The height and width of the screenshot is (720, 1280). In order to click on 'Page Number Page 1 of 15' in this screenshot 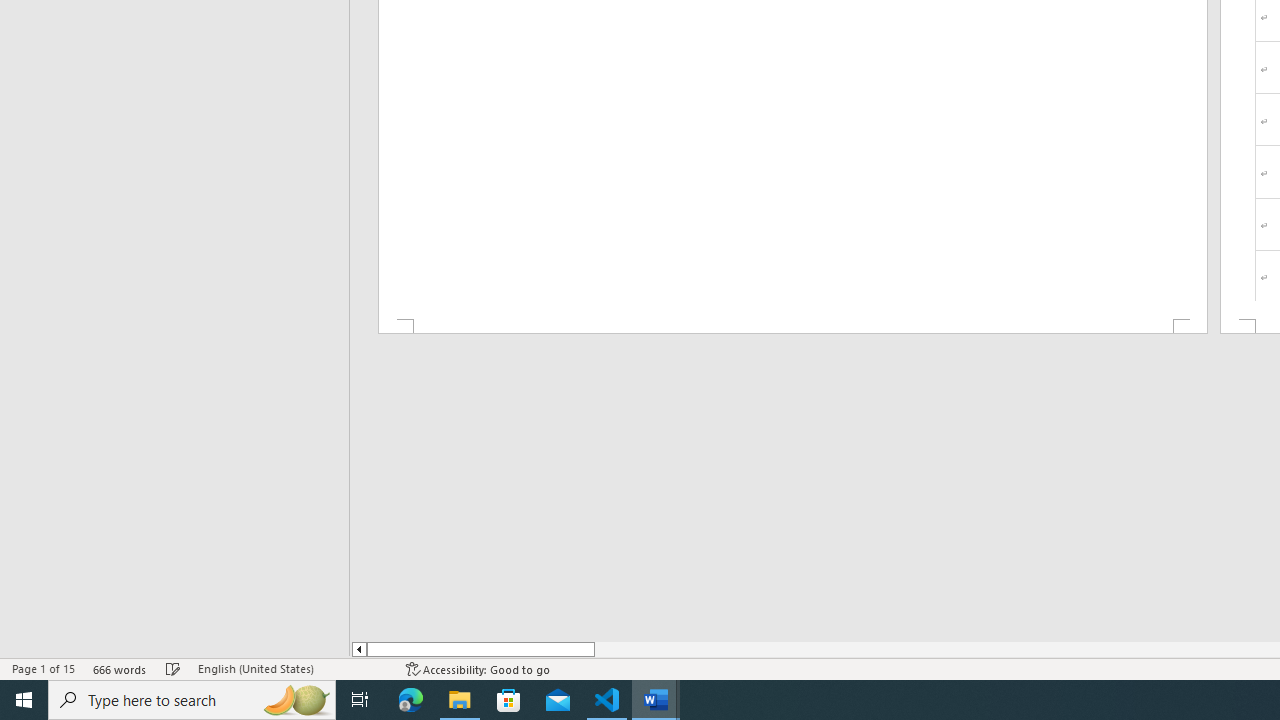, I will do `click(43, 669)`.